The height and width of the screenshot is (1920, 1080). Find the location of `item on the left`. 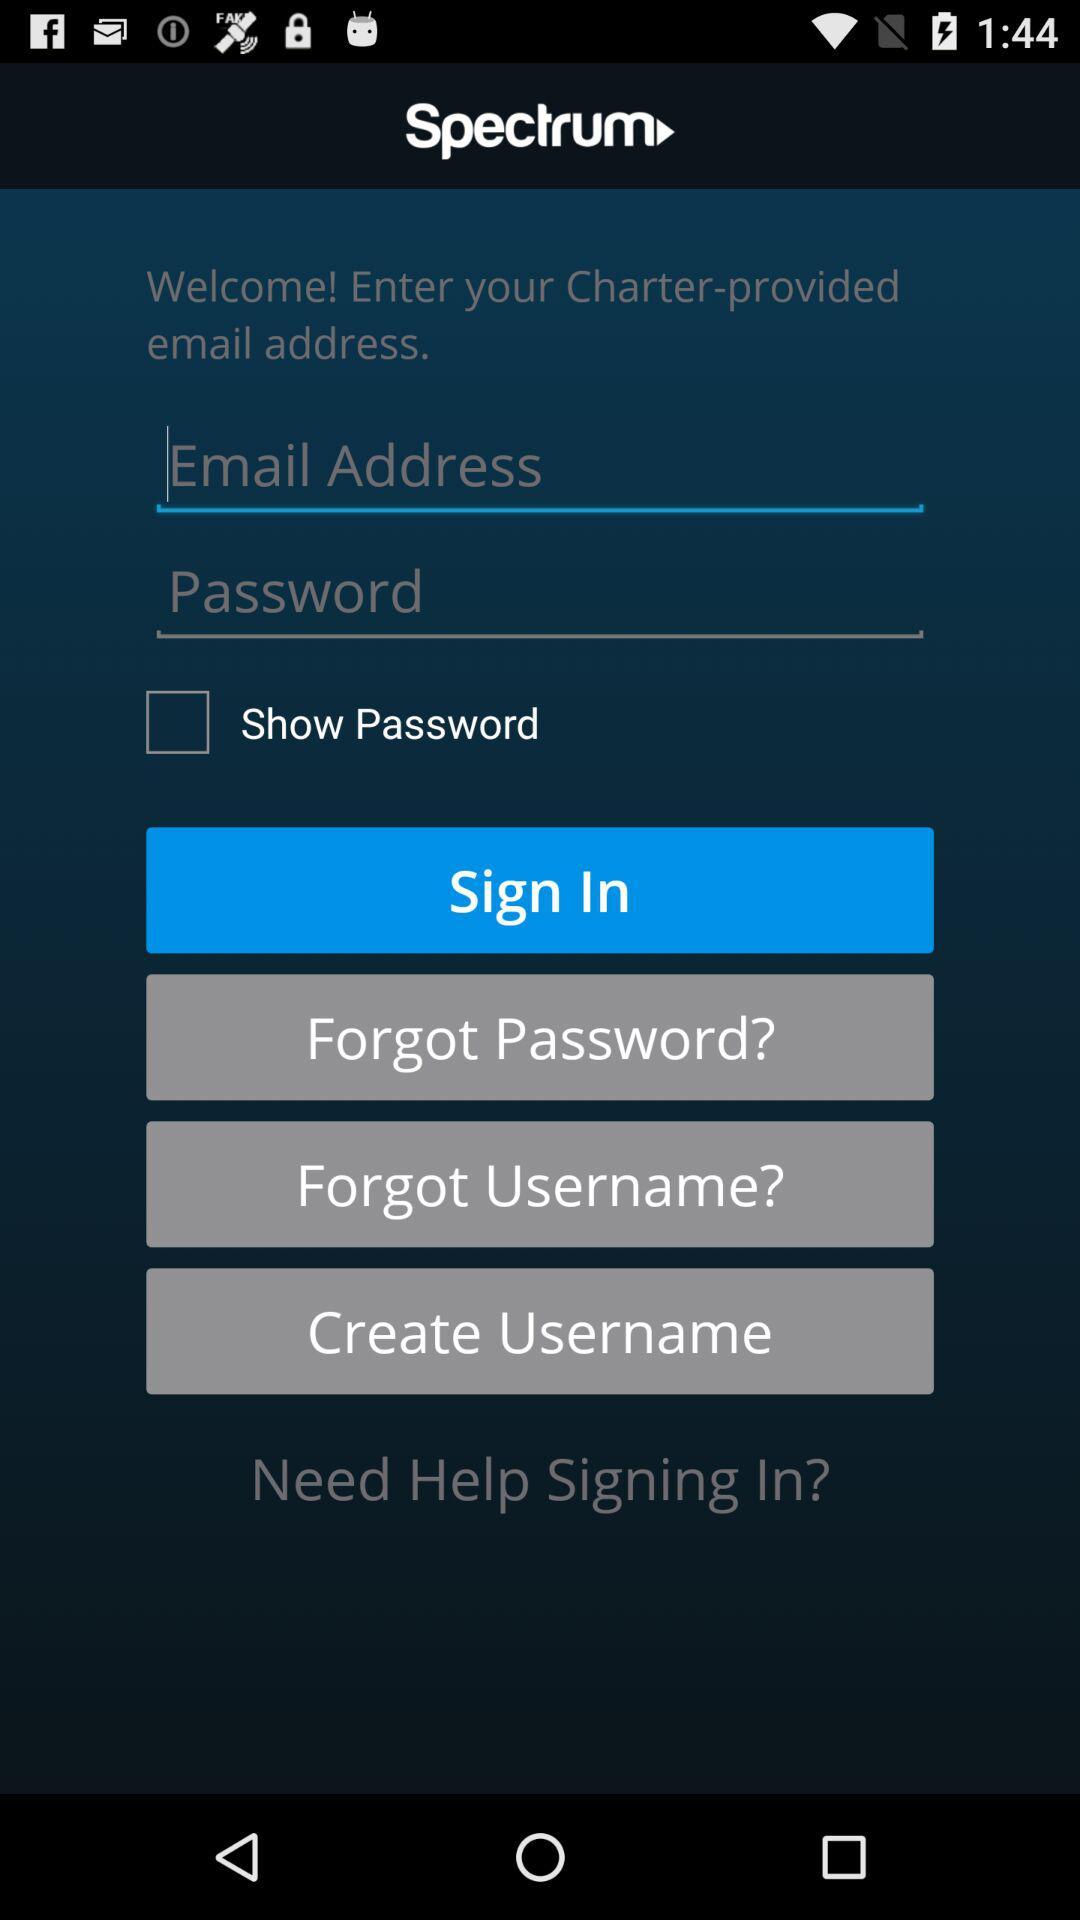

item on the left is located at coordinates (342, 721).